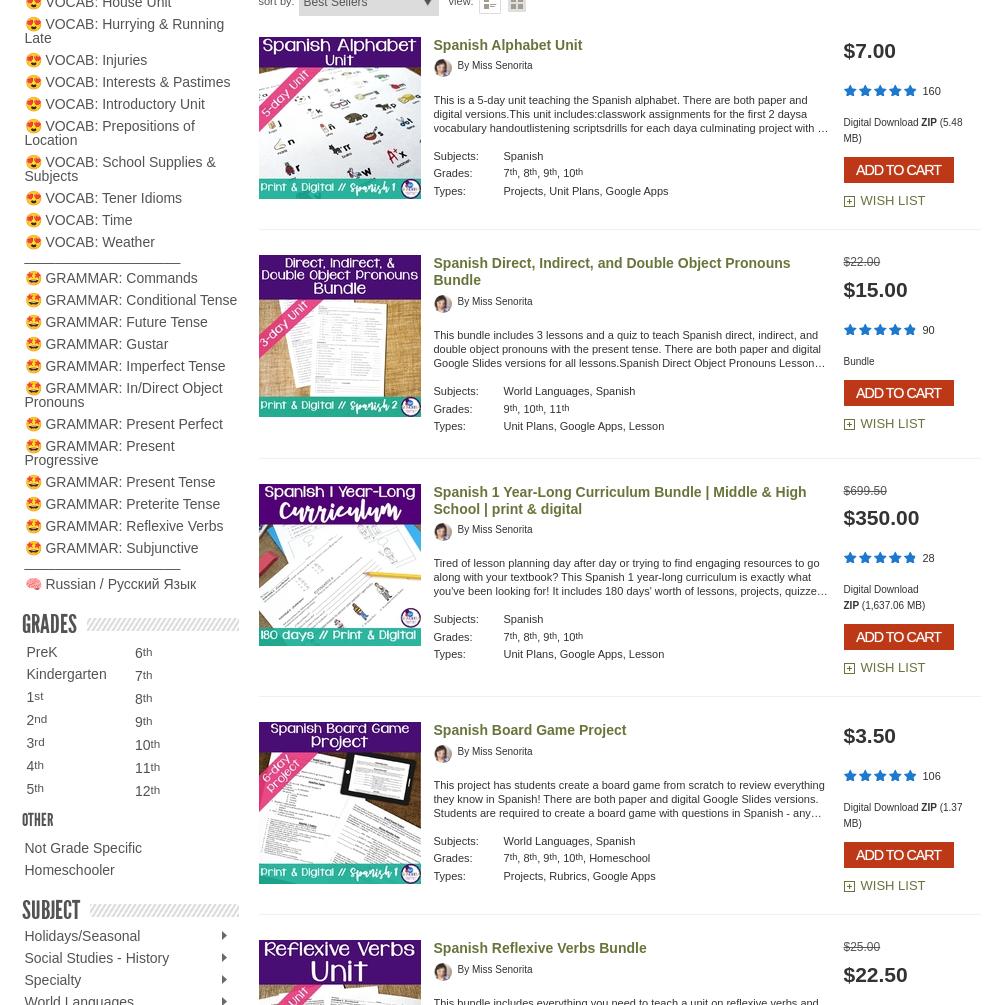 The image size is (988, 1005). I want to click on '2', so click(29, 719).